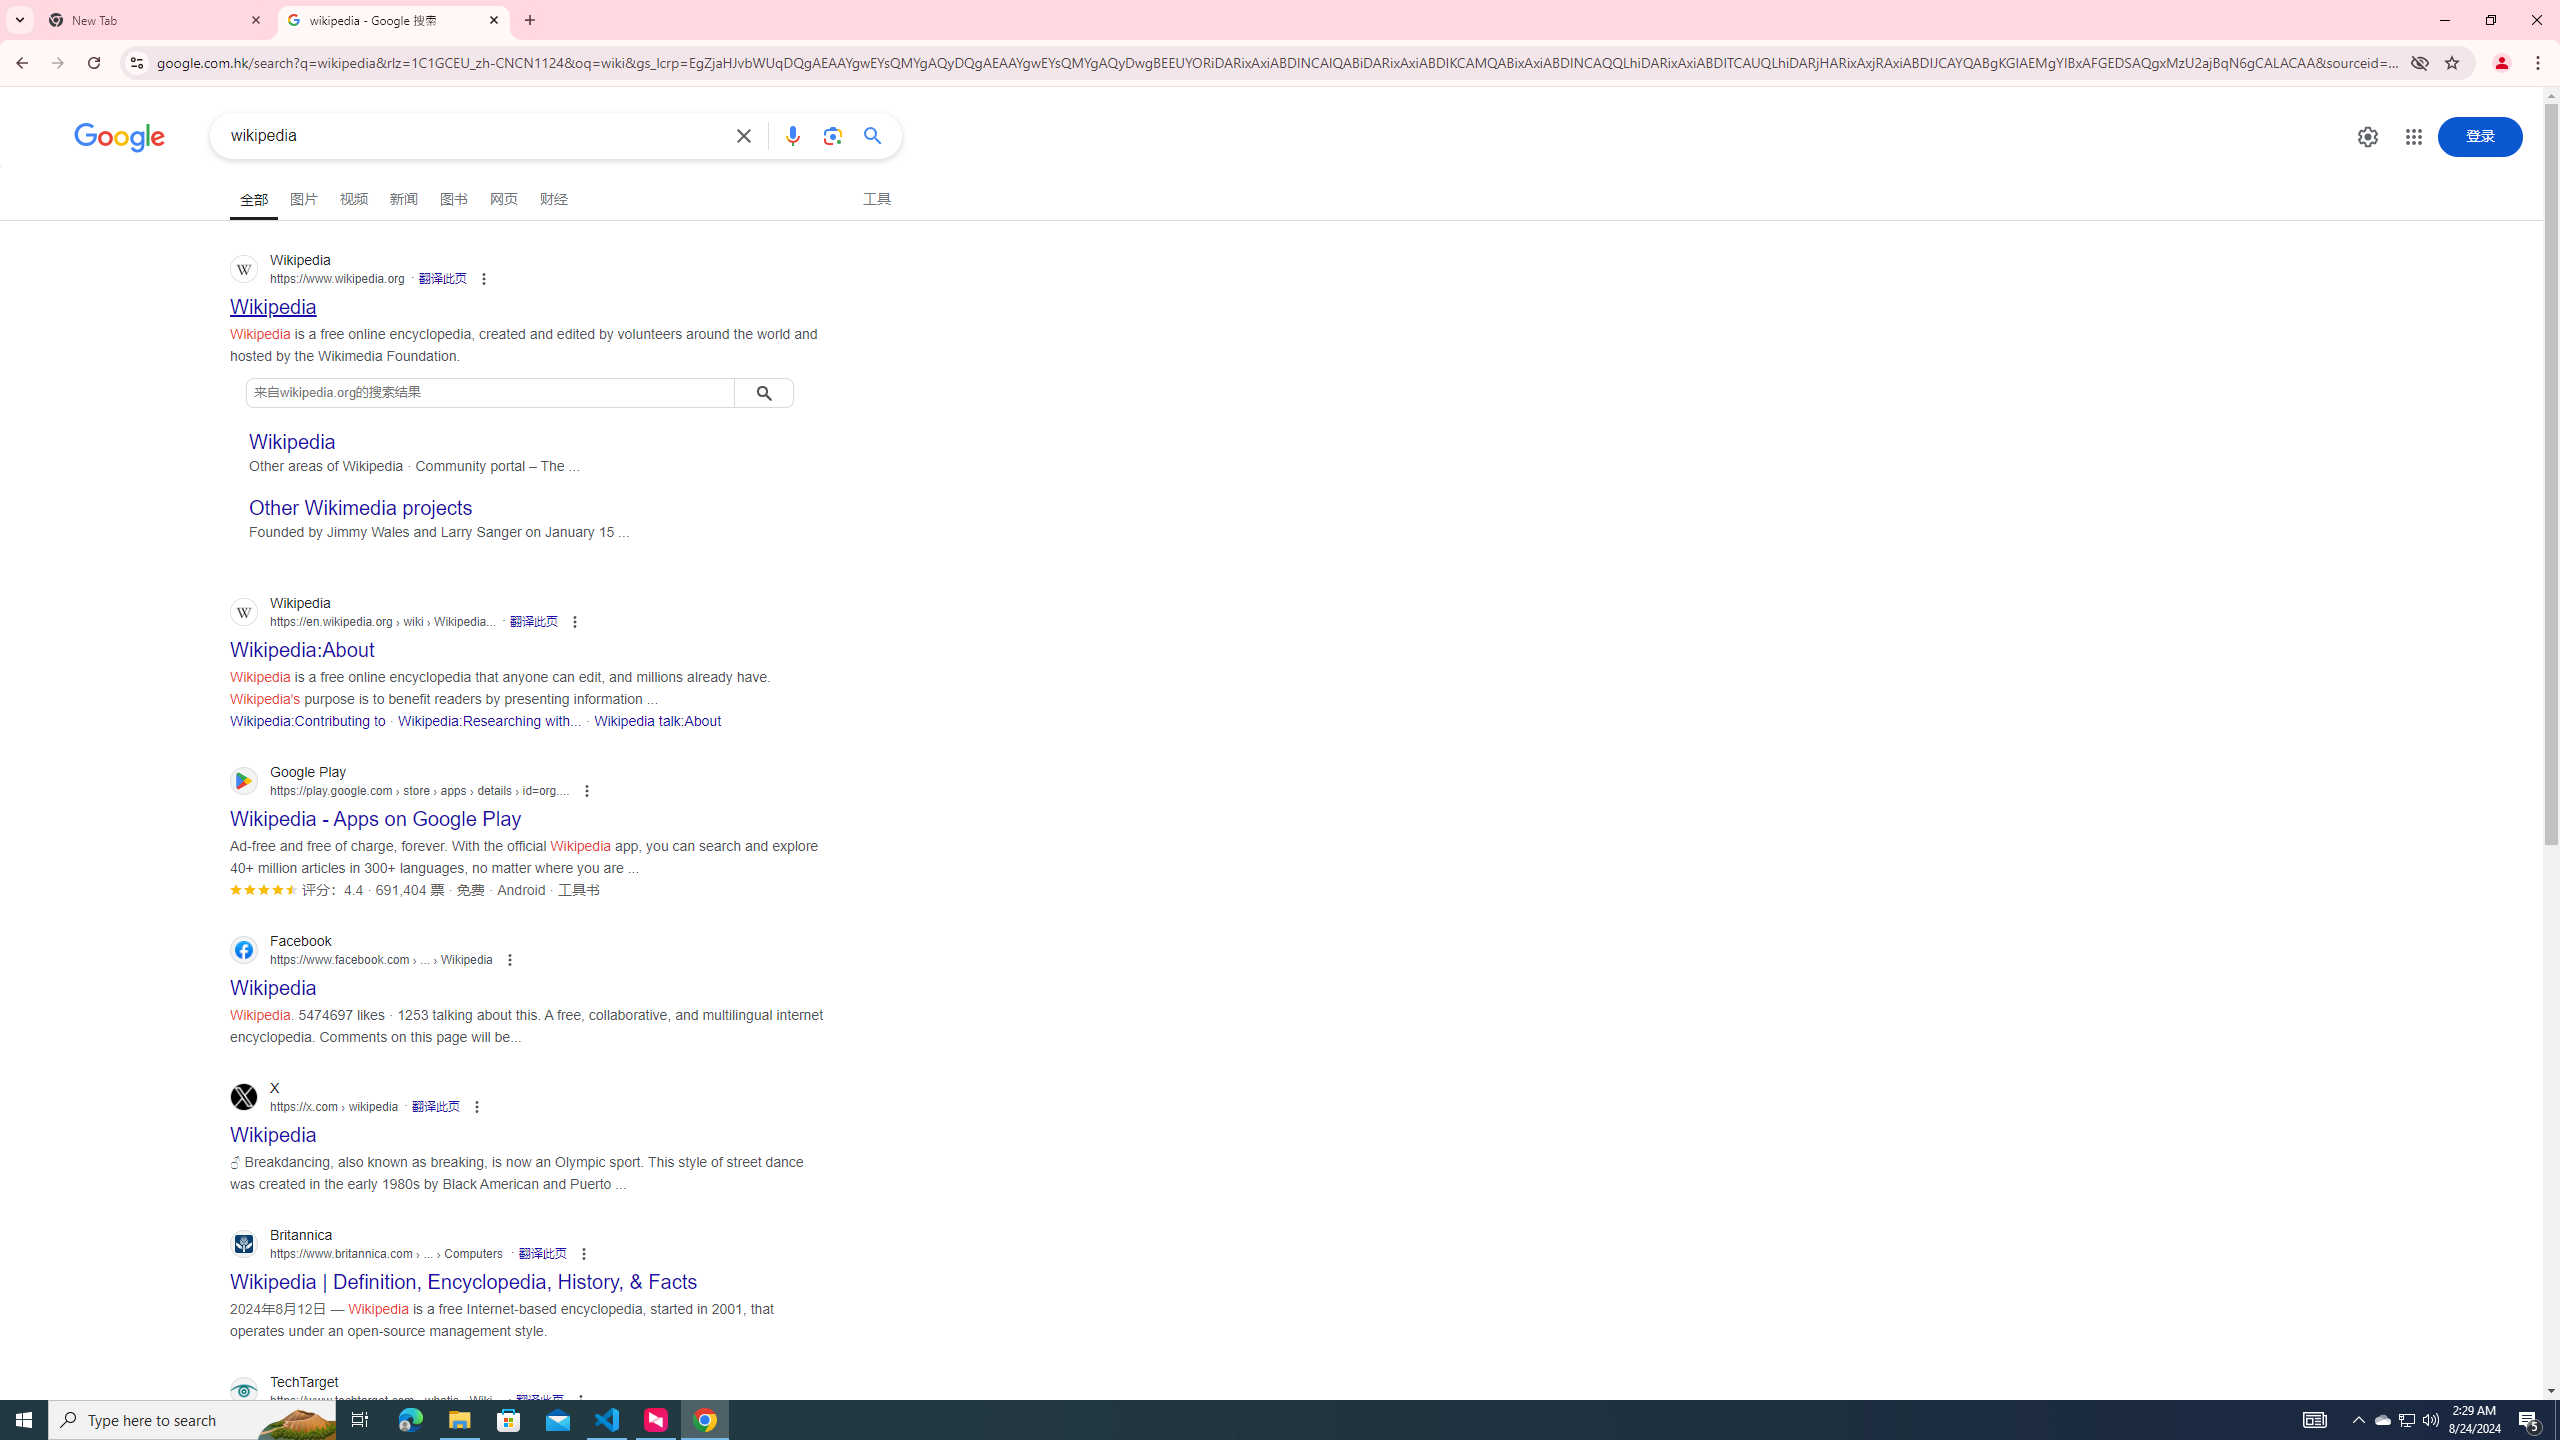 This screenshot has height=1440, width=2560. What do you see at coordinates (155, 19) in the screenshot?
I see `'New Tab'` at bounding box center [155, 19].